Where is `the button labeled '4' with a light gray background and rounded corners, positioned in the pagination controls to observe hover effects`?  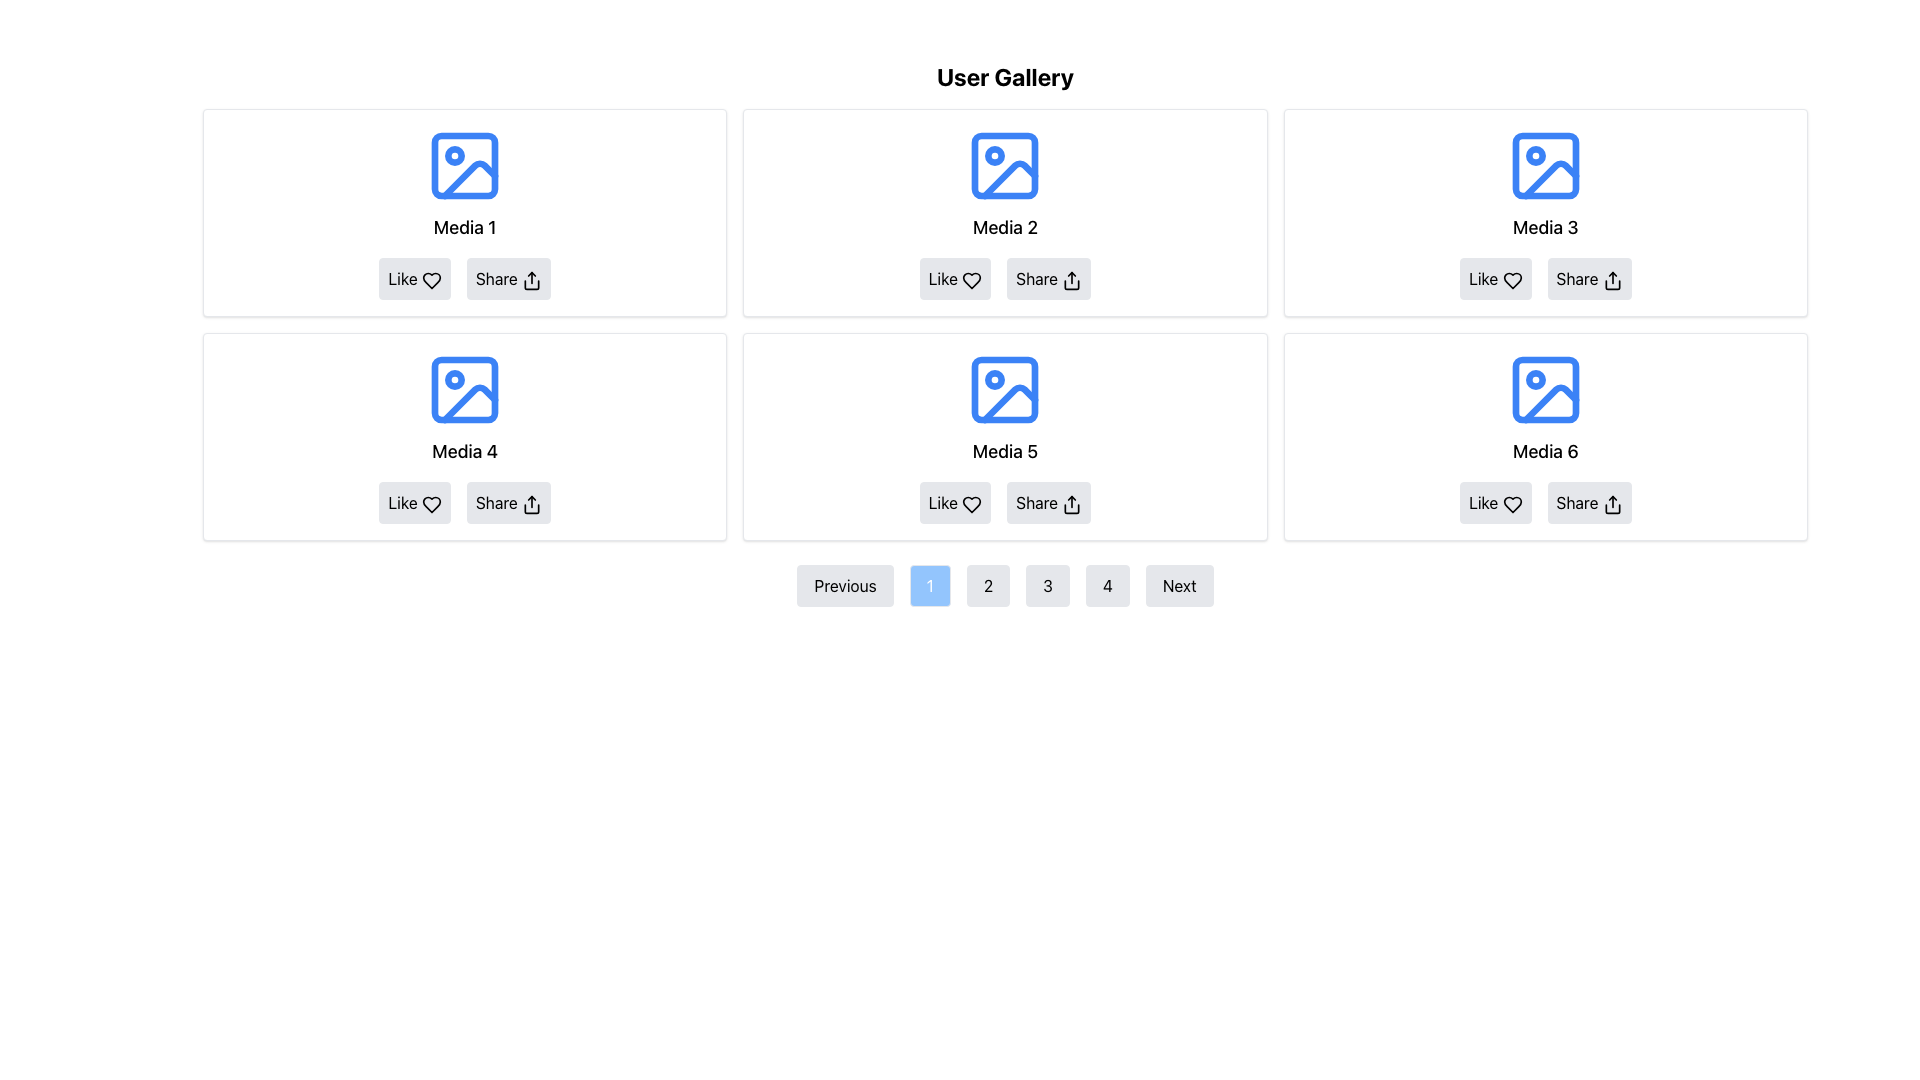 the button labeled '4' with a light gray background and rounded corners, positioned in the pagination controls to observe hover effects is located at coordinates (1106, 585).